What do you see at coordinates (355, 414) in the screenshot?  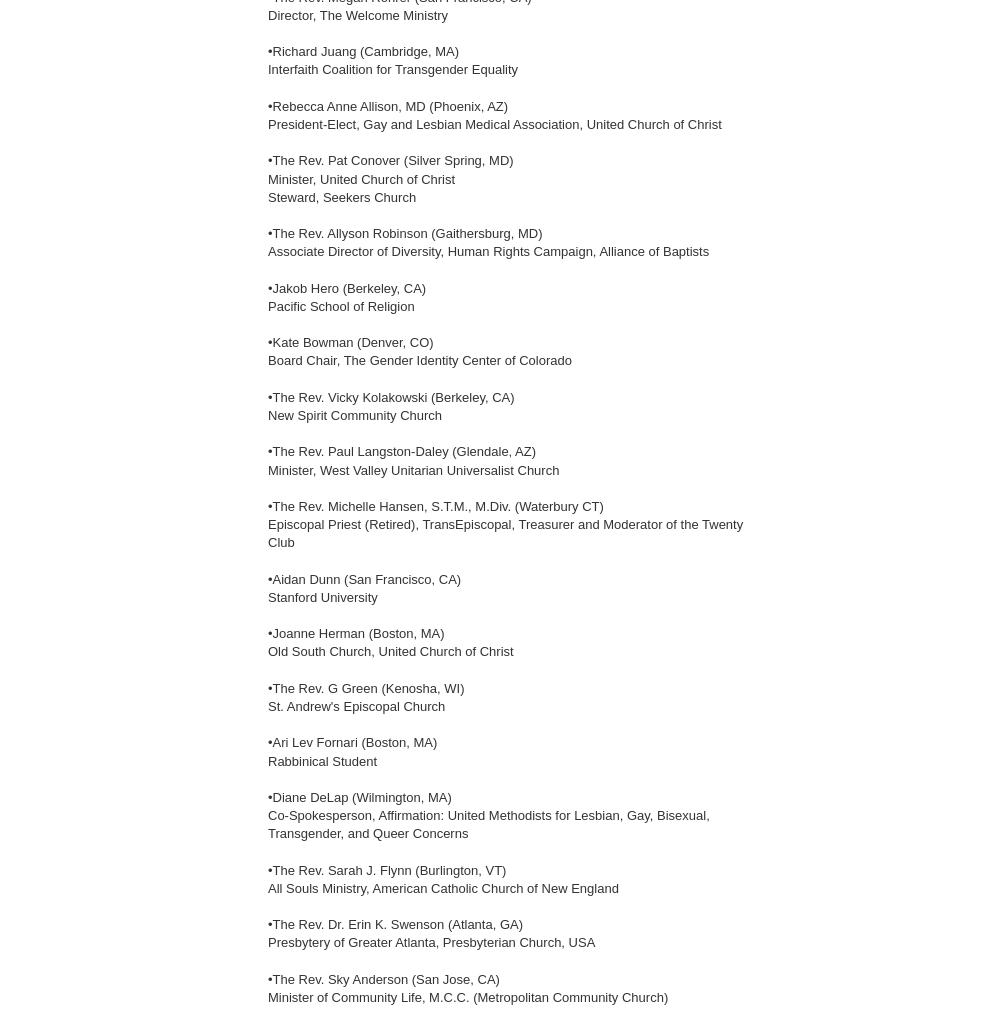 I see `'New Spirit Community Church'` at bounding box center [355, 414].